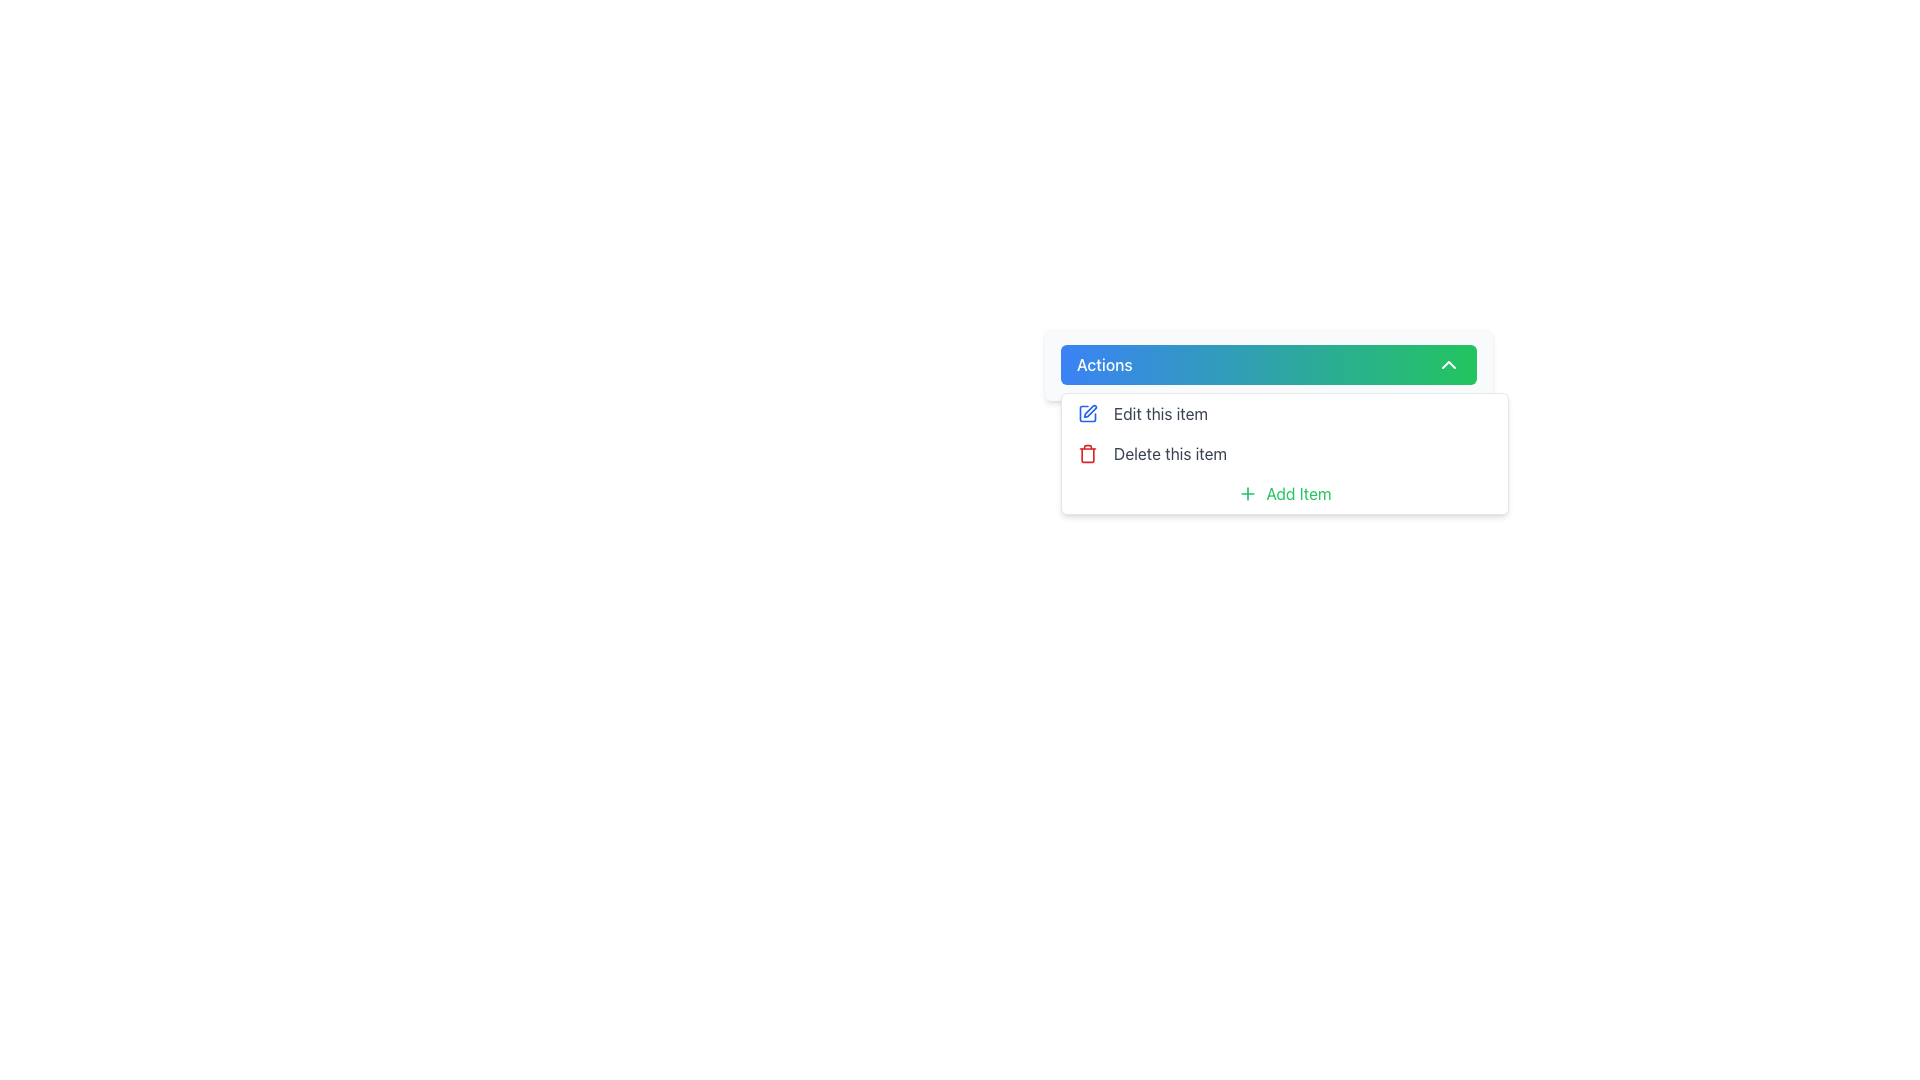  What do you see at coordinates (1087, 412) in the screenshot?
I see `the edit icon that represents the 'Edit this item' action, which is positioned to the left of the text 'Edit this item' within the dropdown menu under the 'Actions' button` at bounding box center [1087, 412].